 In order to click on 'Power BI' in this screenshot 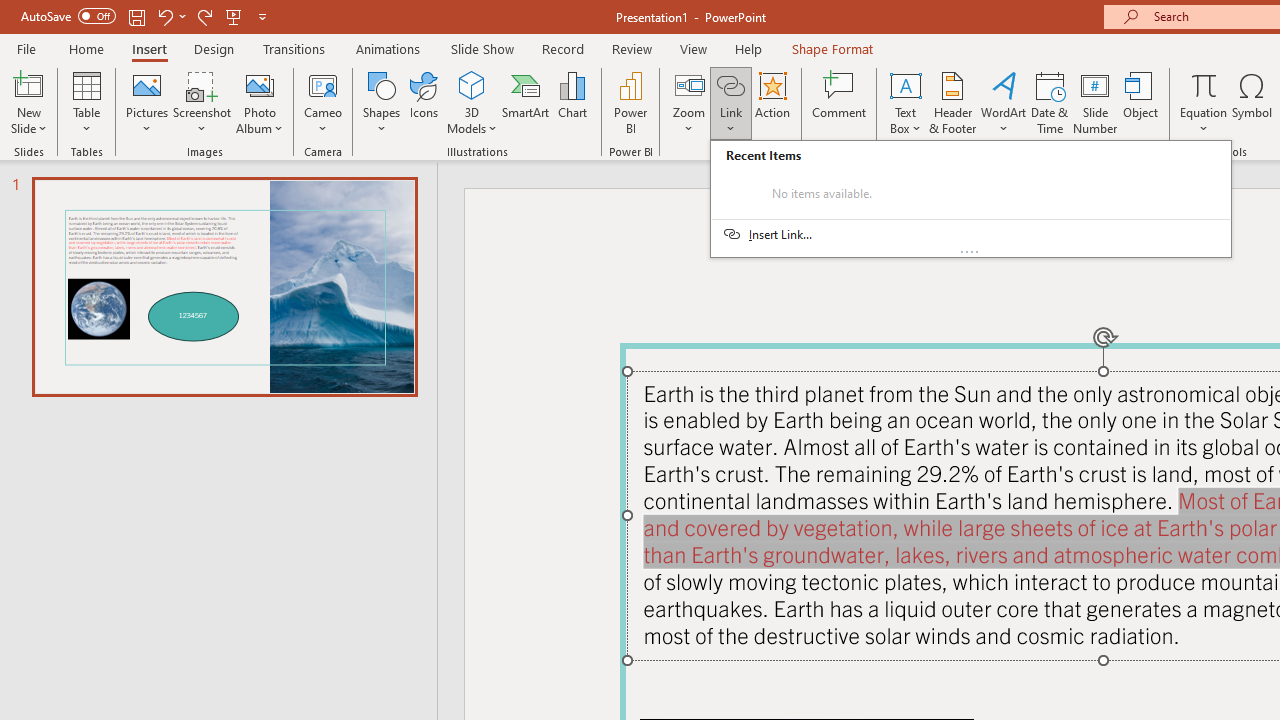, I will do `click(630, 103)`.